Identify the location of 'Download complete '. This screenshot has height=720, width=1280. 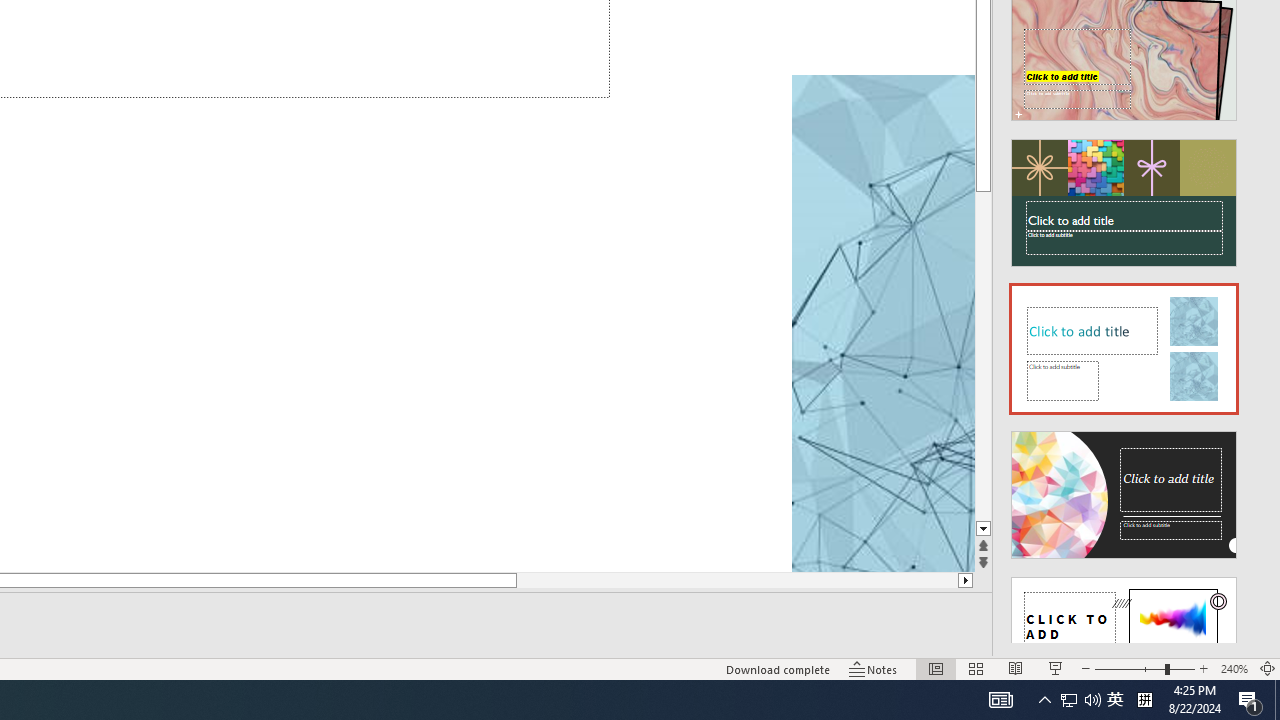
(777, 669).